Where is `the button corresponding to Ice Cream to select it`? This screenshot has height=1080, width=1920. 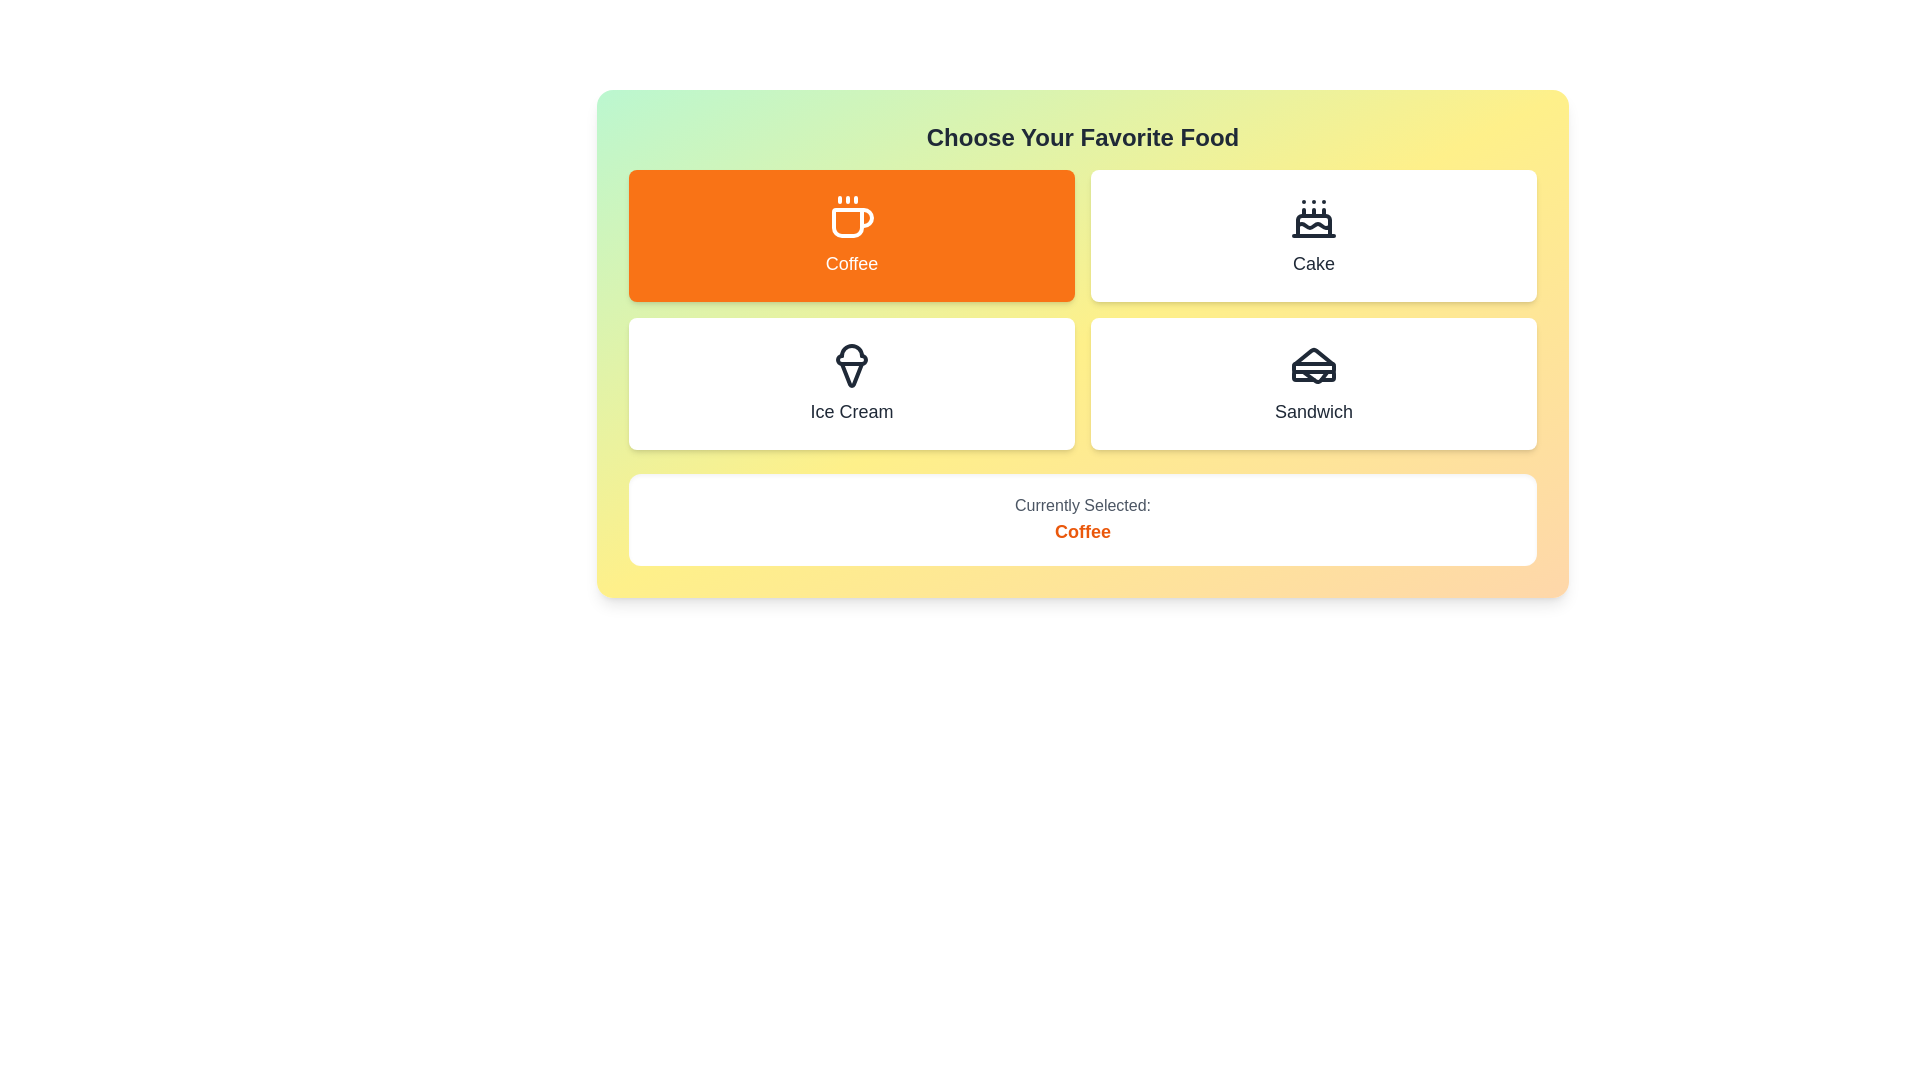
the button corresponding to Ice Cream to select it is located at coordinates (851, 384).